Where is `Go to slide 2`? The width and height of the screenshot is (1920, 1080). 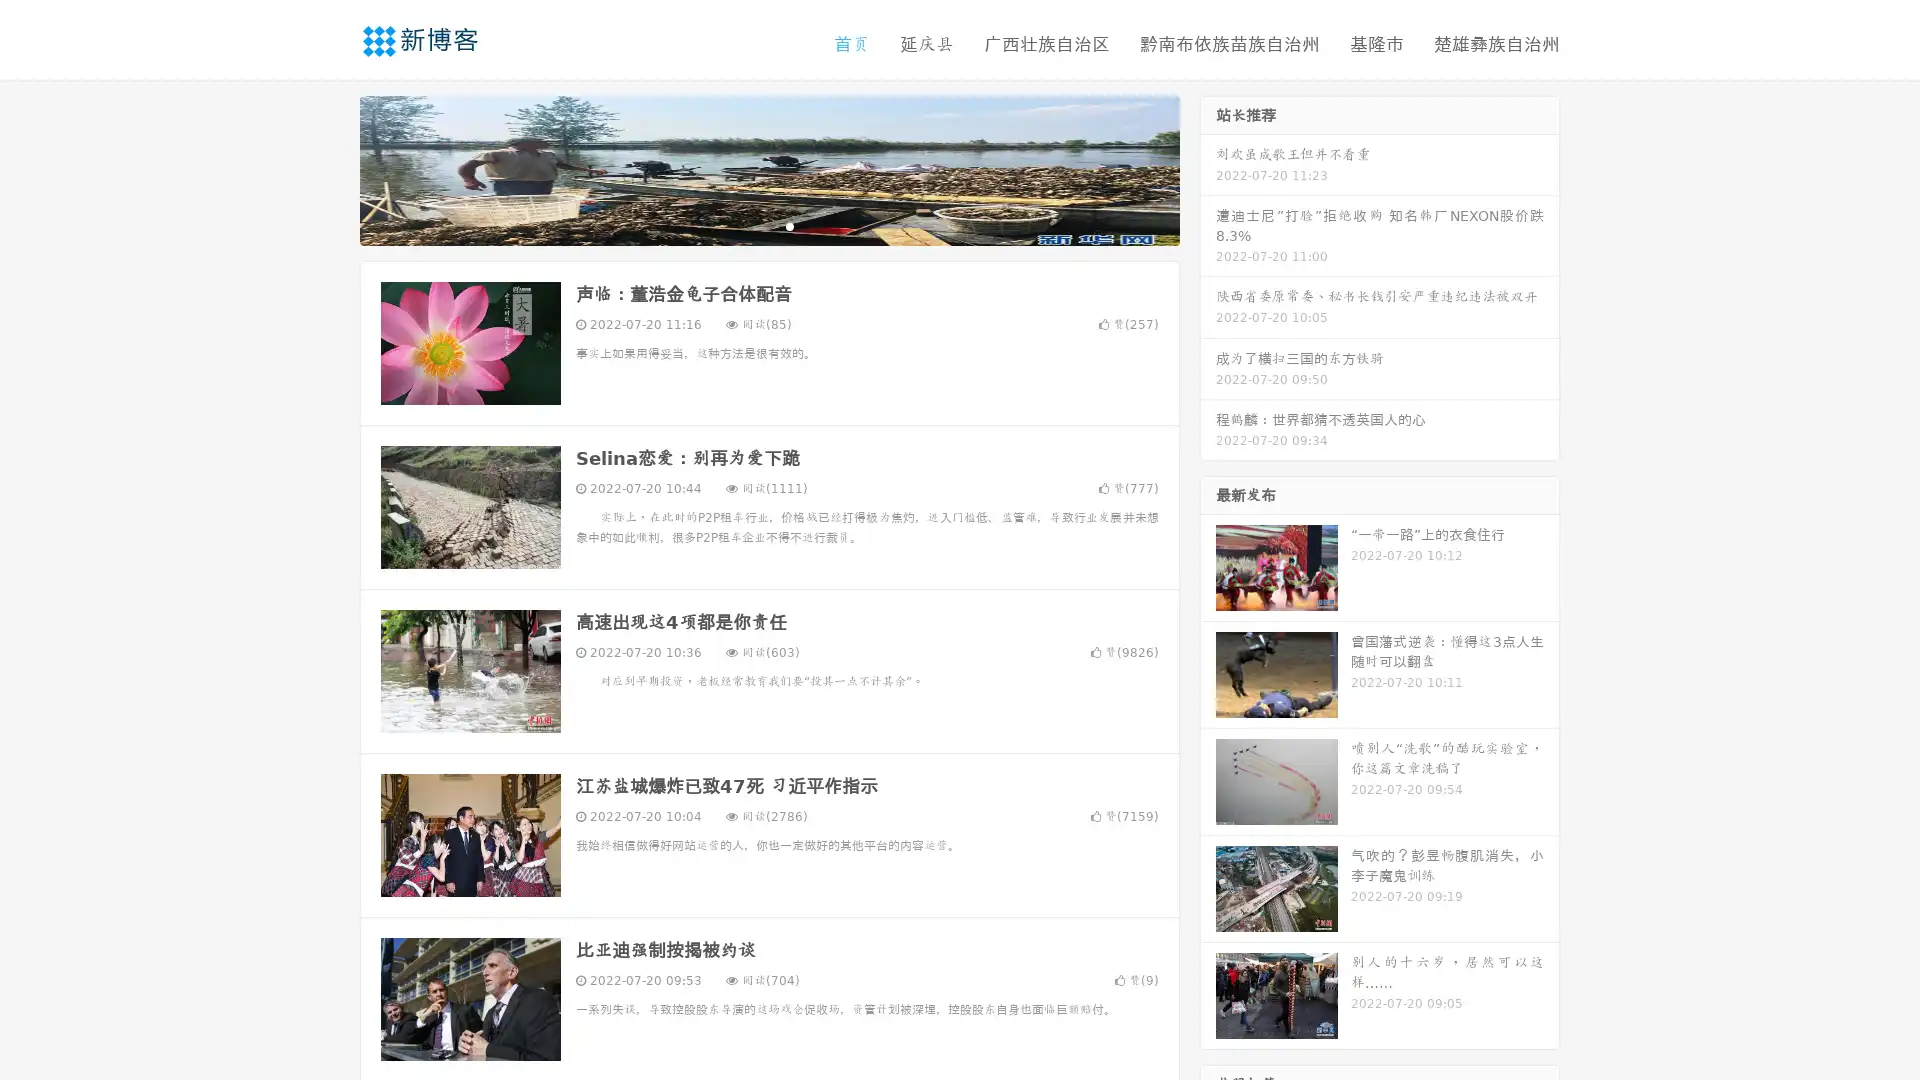
Go to slide 2 is located at coordinates (768, 225).